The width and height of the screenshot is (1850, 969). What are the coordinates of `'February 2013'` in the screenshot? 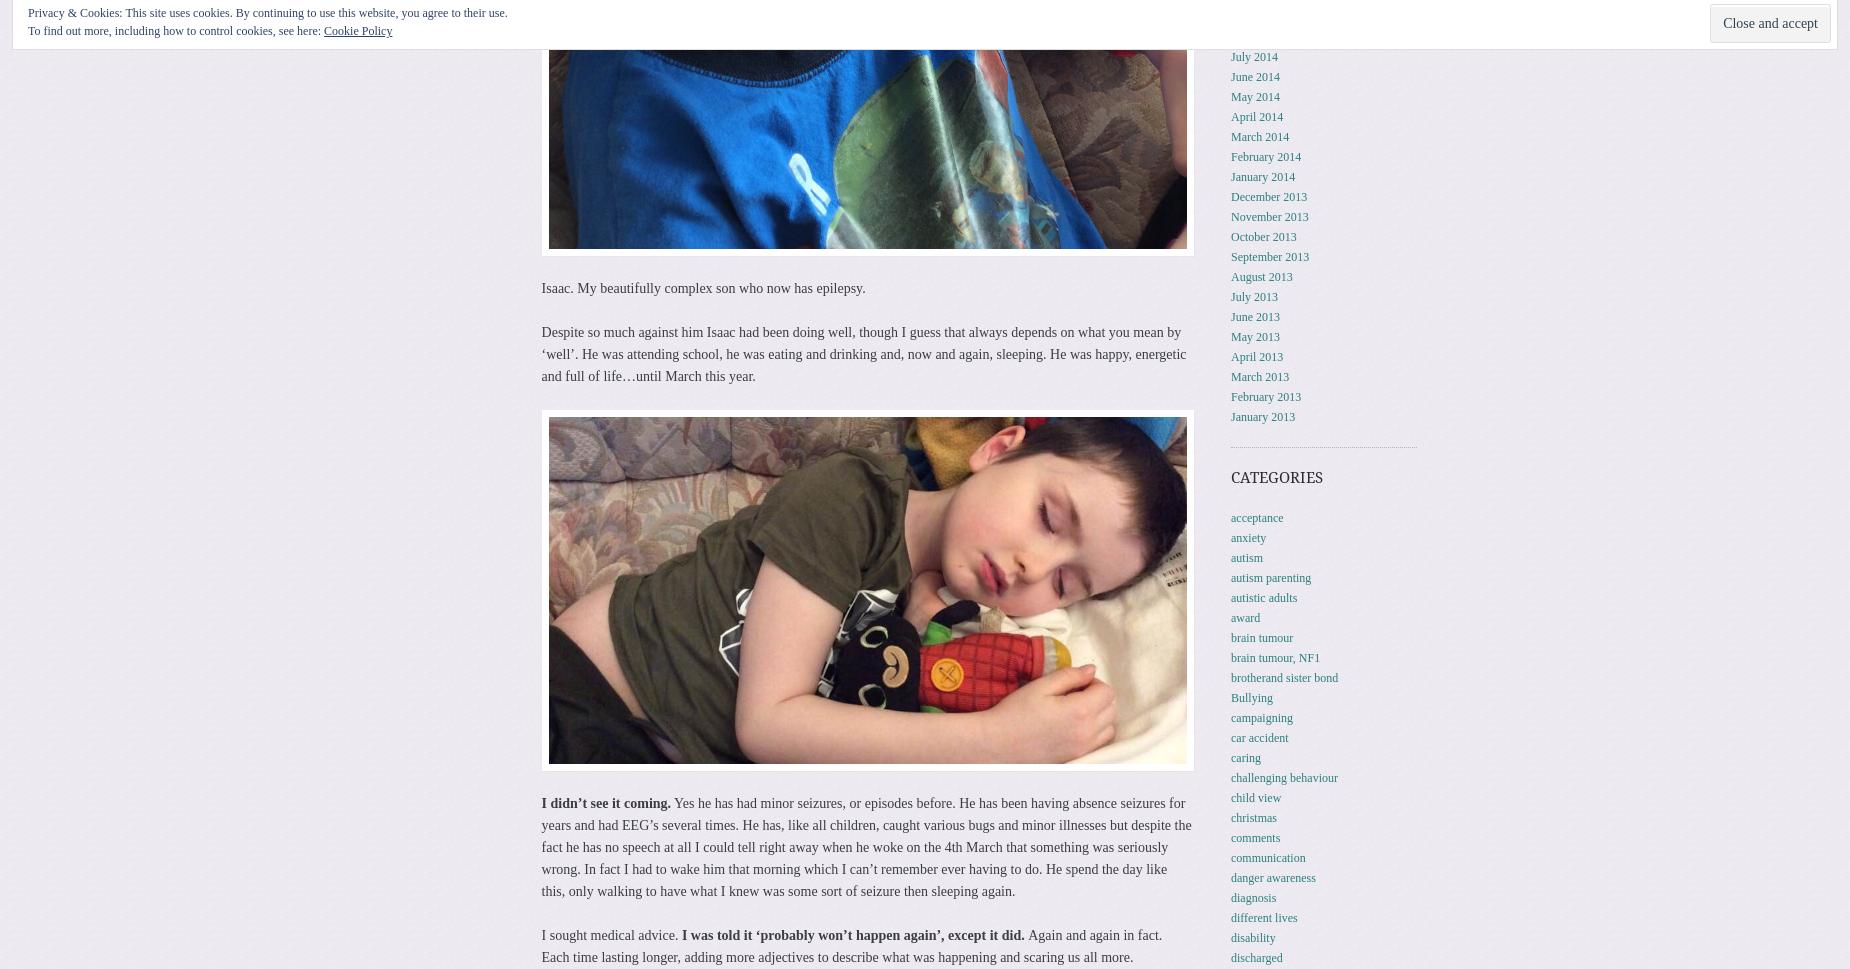 It's located at (1229, 396).